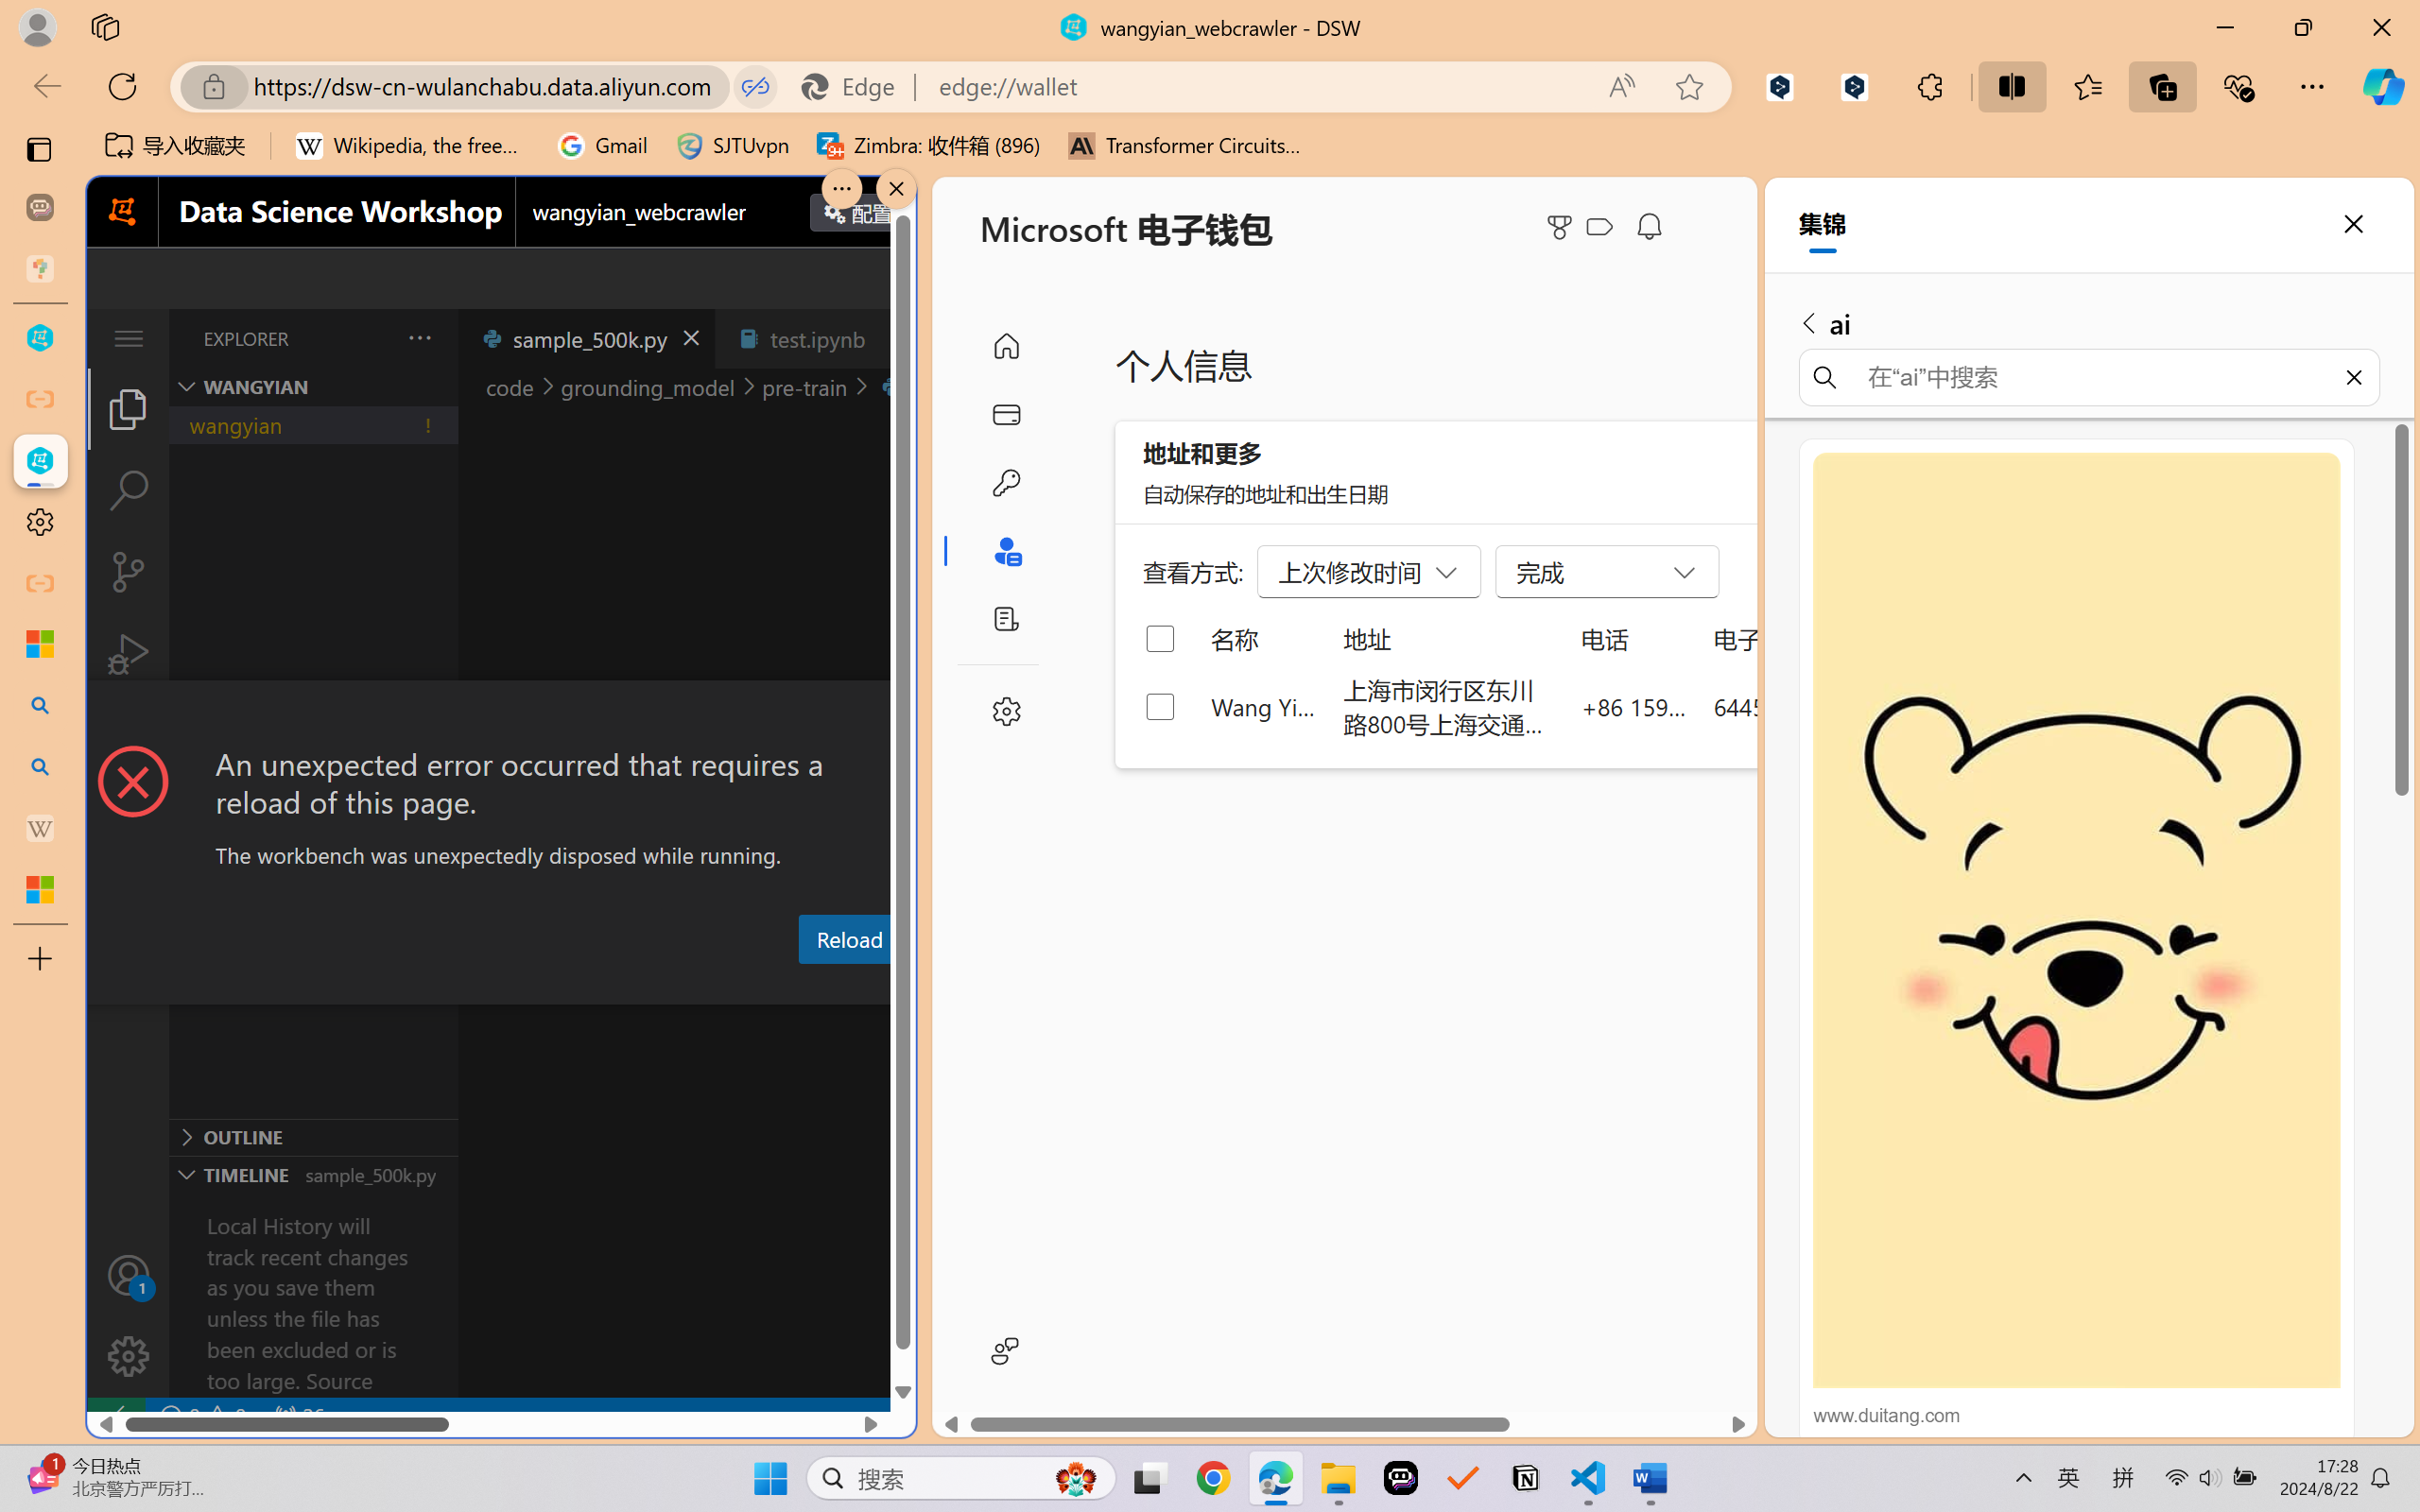 This screenshot has width=2420, height=1512. What do you see at coordinates (200, 1415) in the screenshot?
I see `'No Problems'` at bounding box center [200, 1415].